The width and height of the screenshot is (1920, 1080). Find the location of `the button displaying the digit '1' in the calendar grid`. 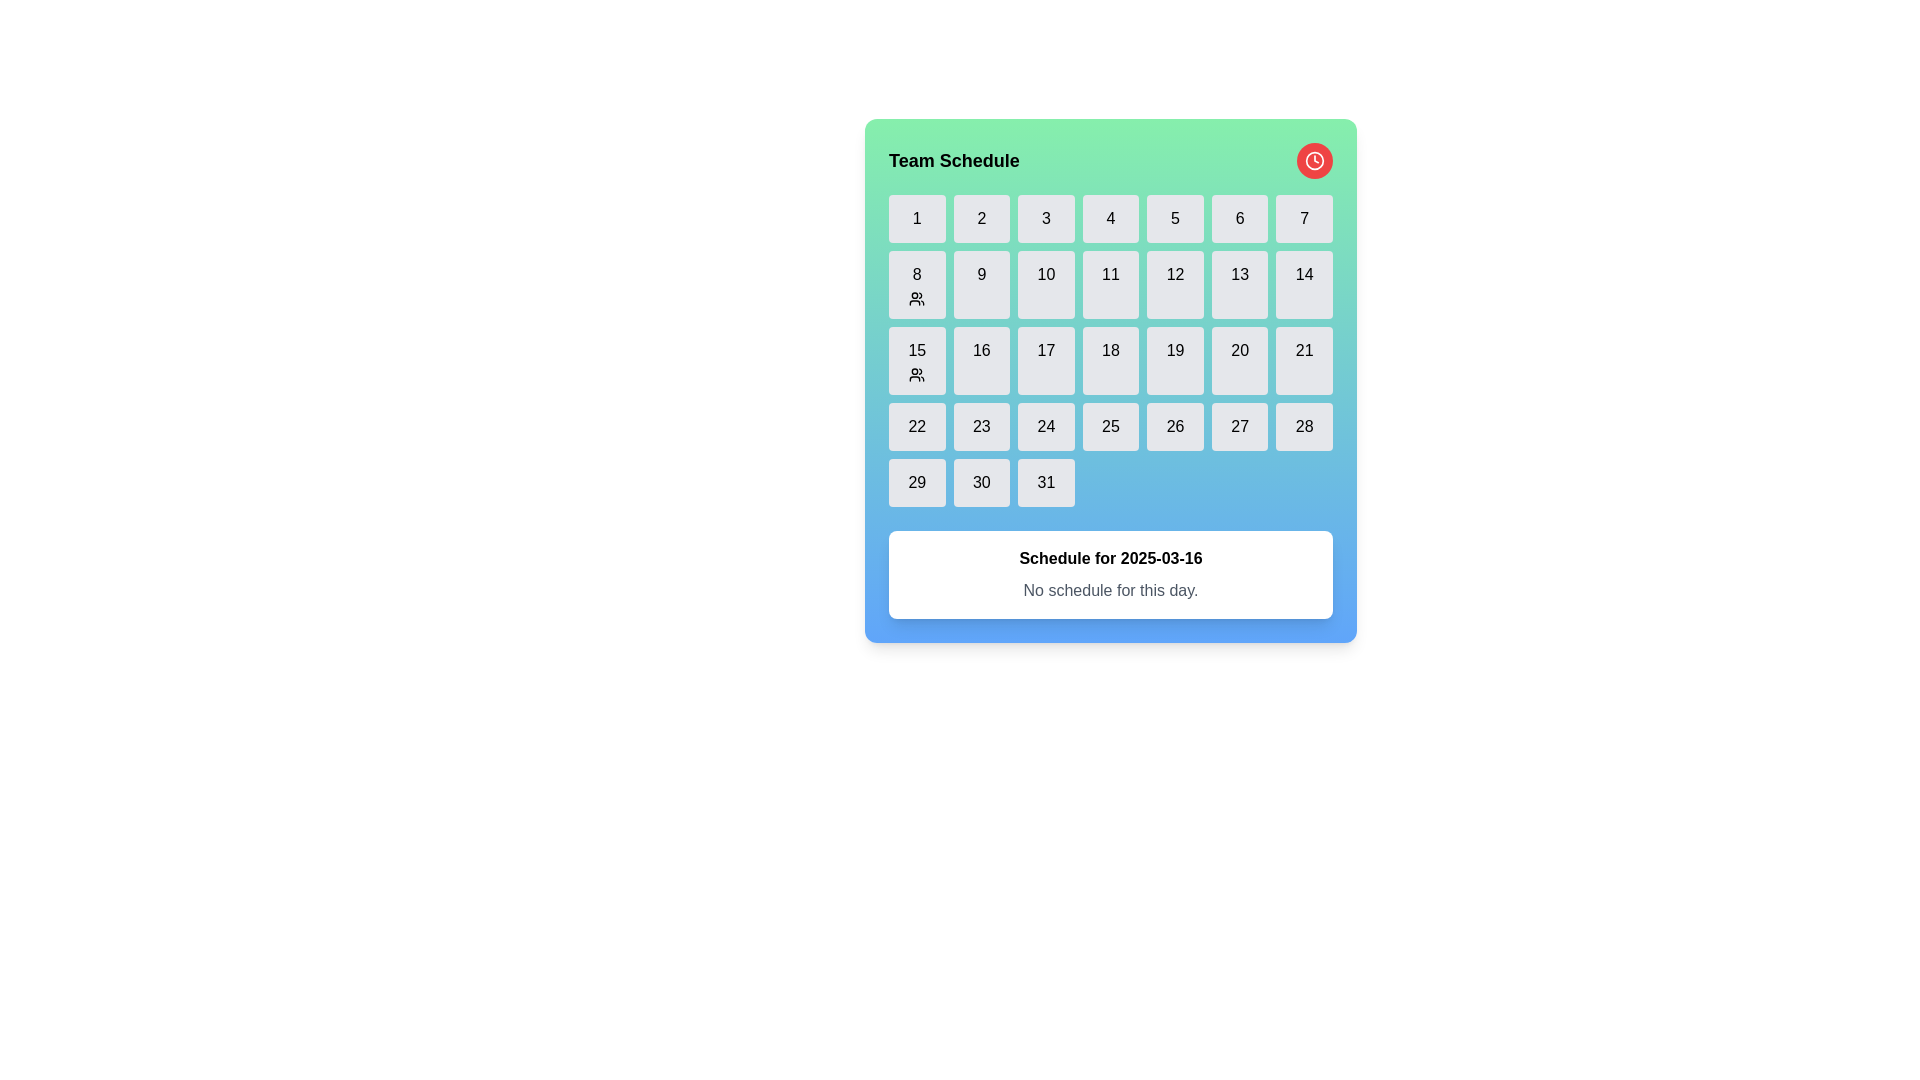

the button displaying the digit '1' in the calendar grid is located at coordinates (916, 219).